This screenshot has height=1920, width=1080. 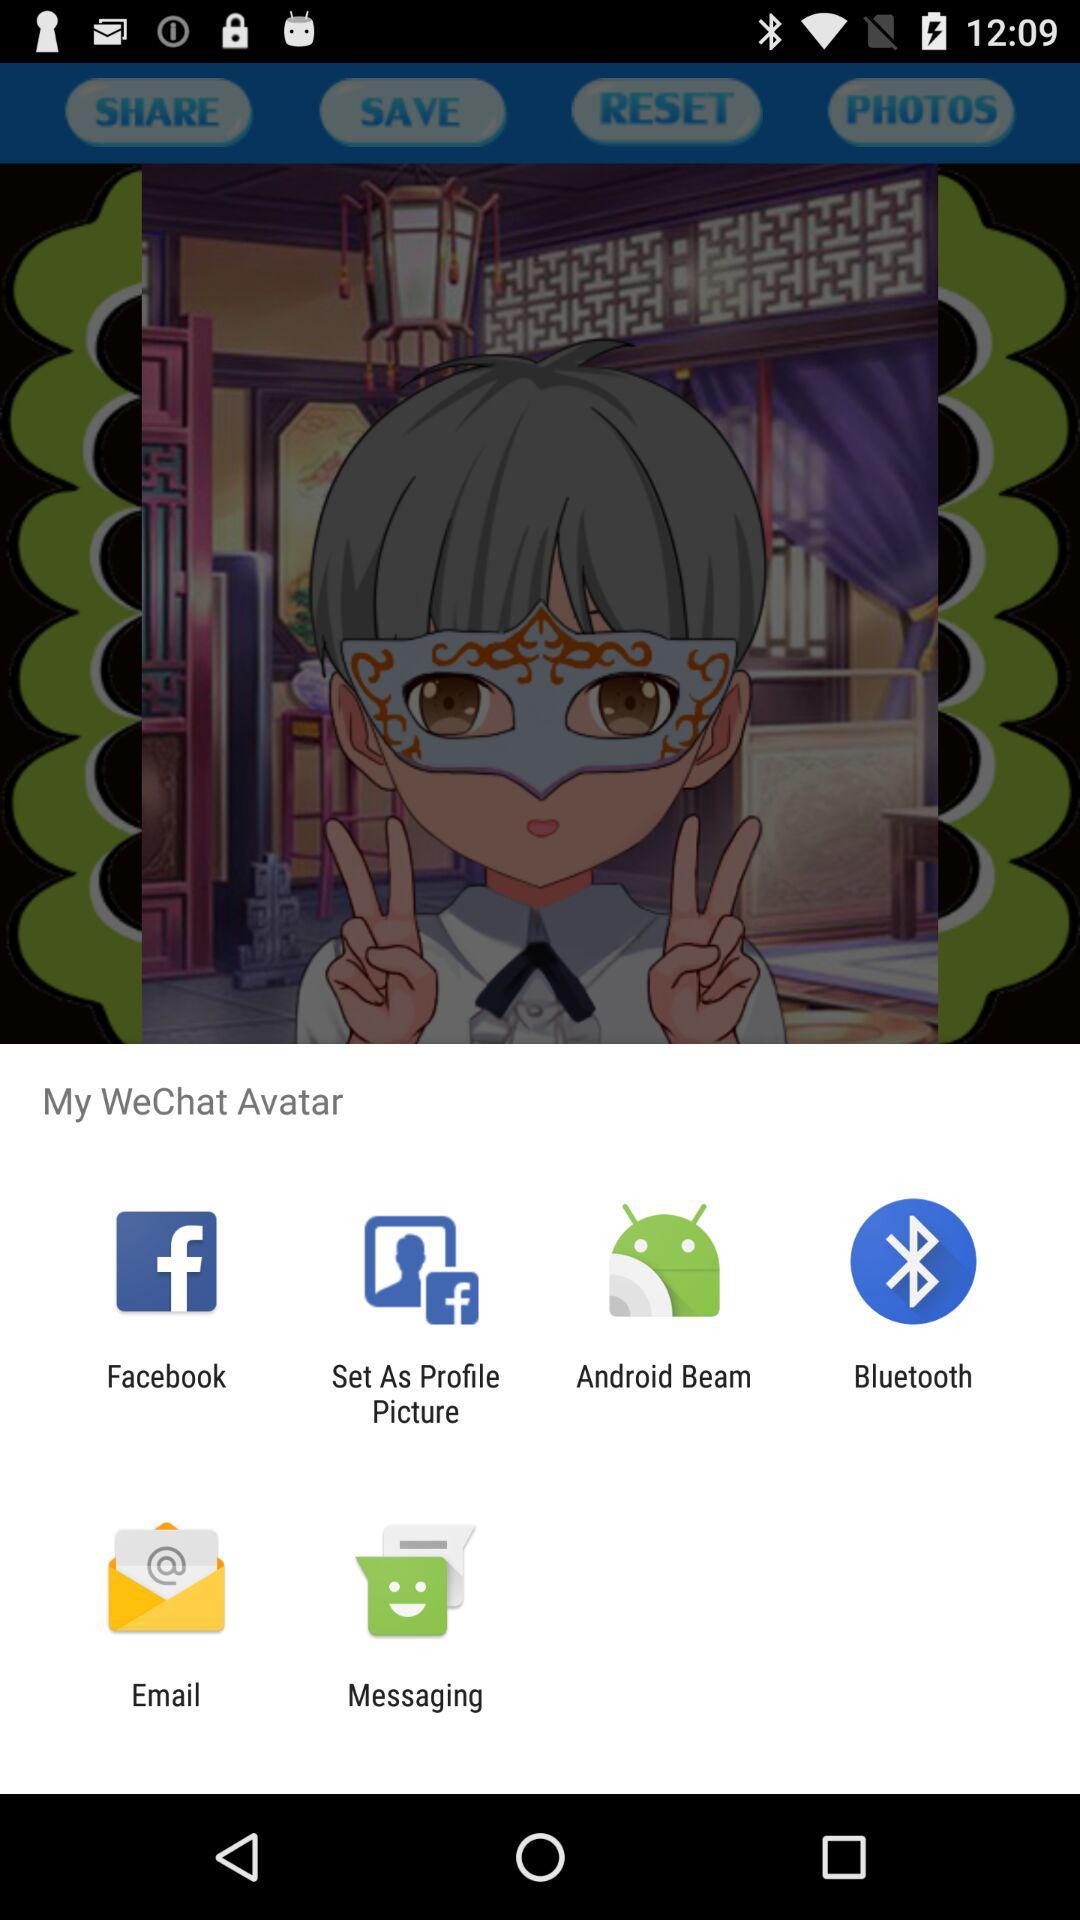 What do you see at coordinates (414, 1392) in the screenshot?
I see `the icon to the left of android beam` at bounding box center [414, 1392].